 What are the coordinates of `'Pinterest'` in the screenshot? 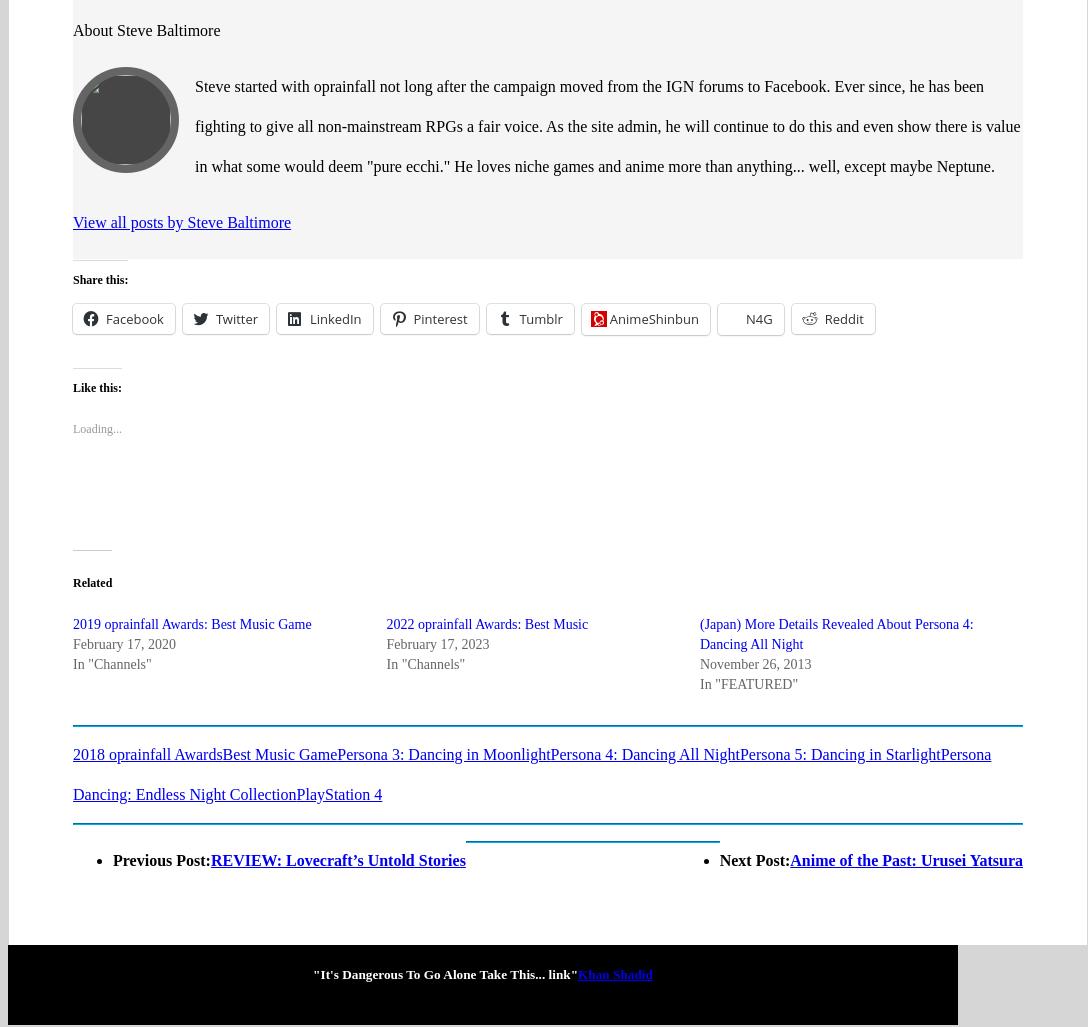 It's located at (438, 241).